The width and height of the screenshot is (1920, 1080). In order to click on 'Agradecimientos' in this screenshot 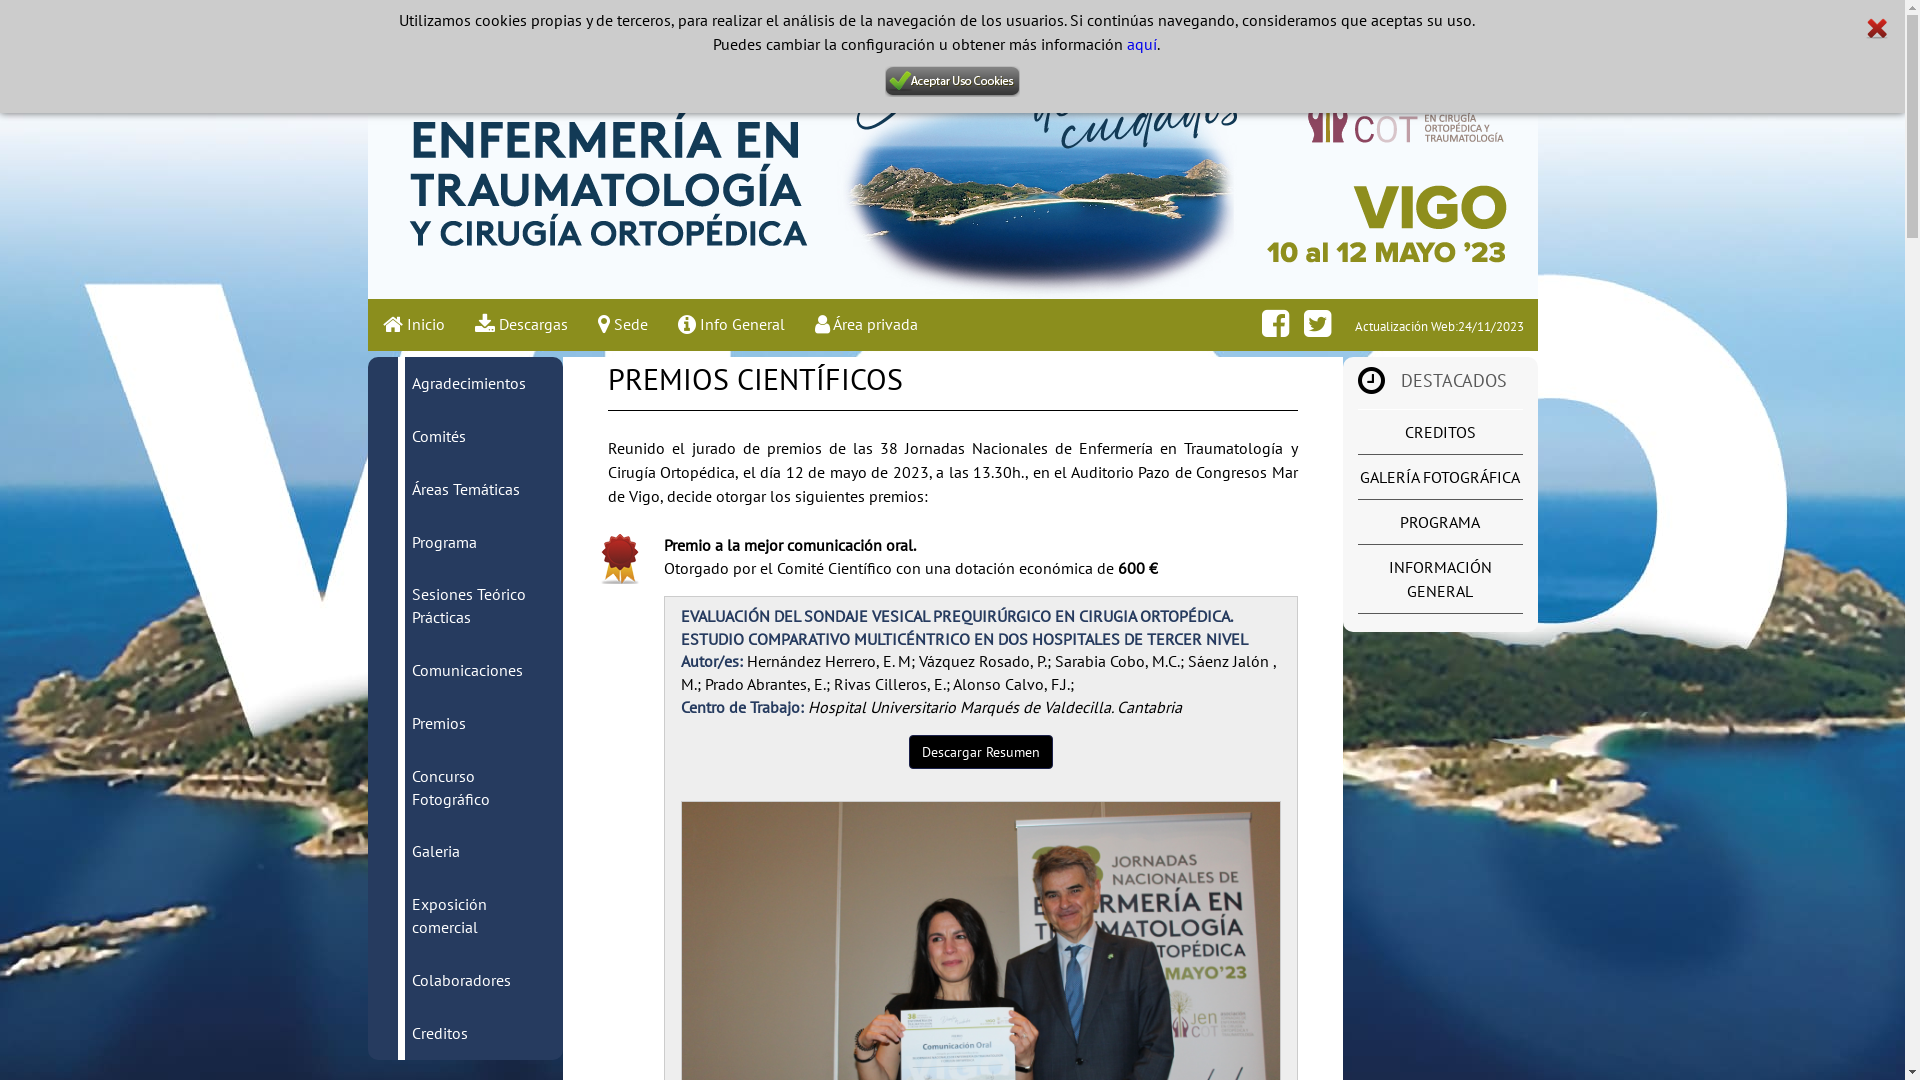, I will do `click(411, 382)`.